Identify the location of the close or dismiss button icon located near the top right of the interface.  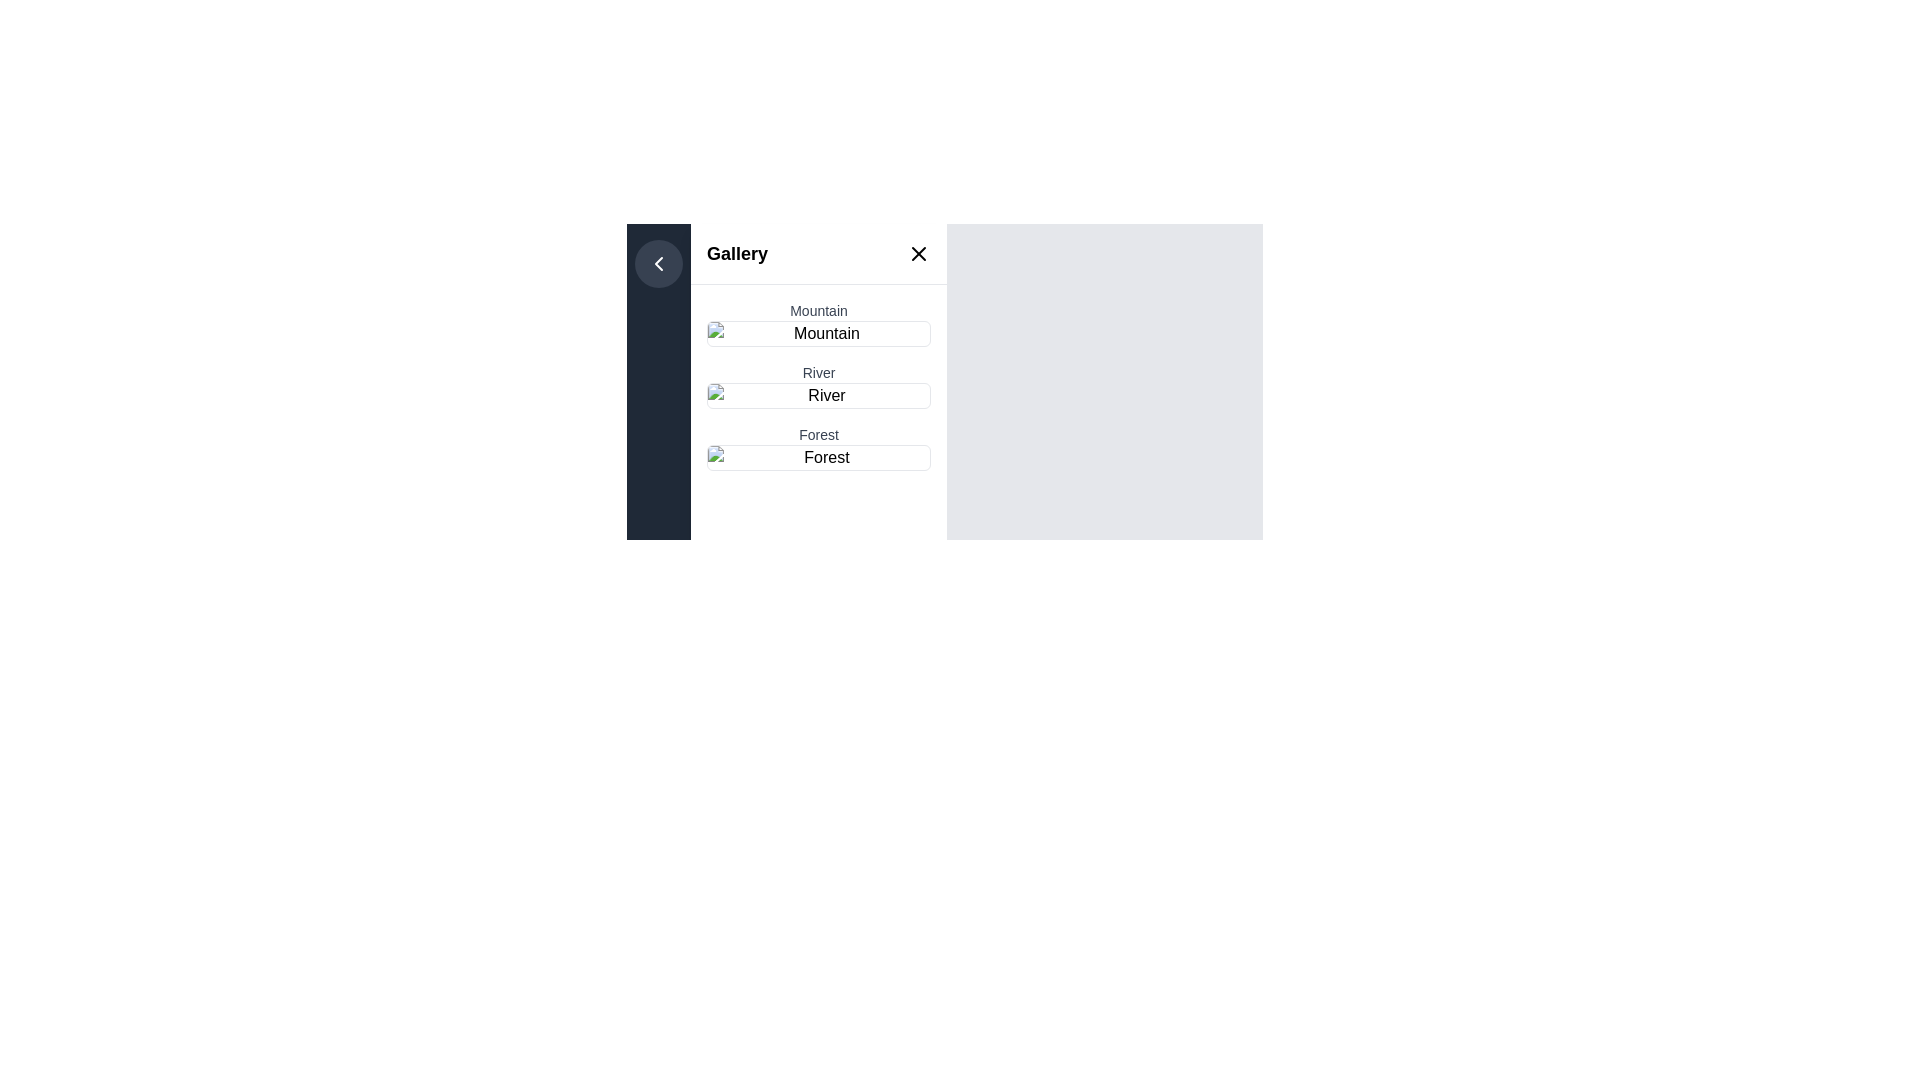
(917, 253).